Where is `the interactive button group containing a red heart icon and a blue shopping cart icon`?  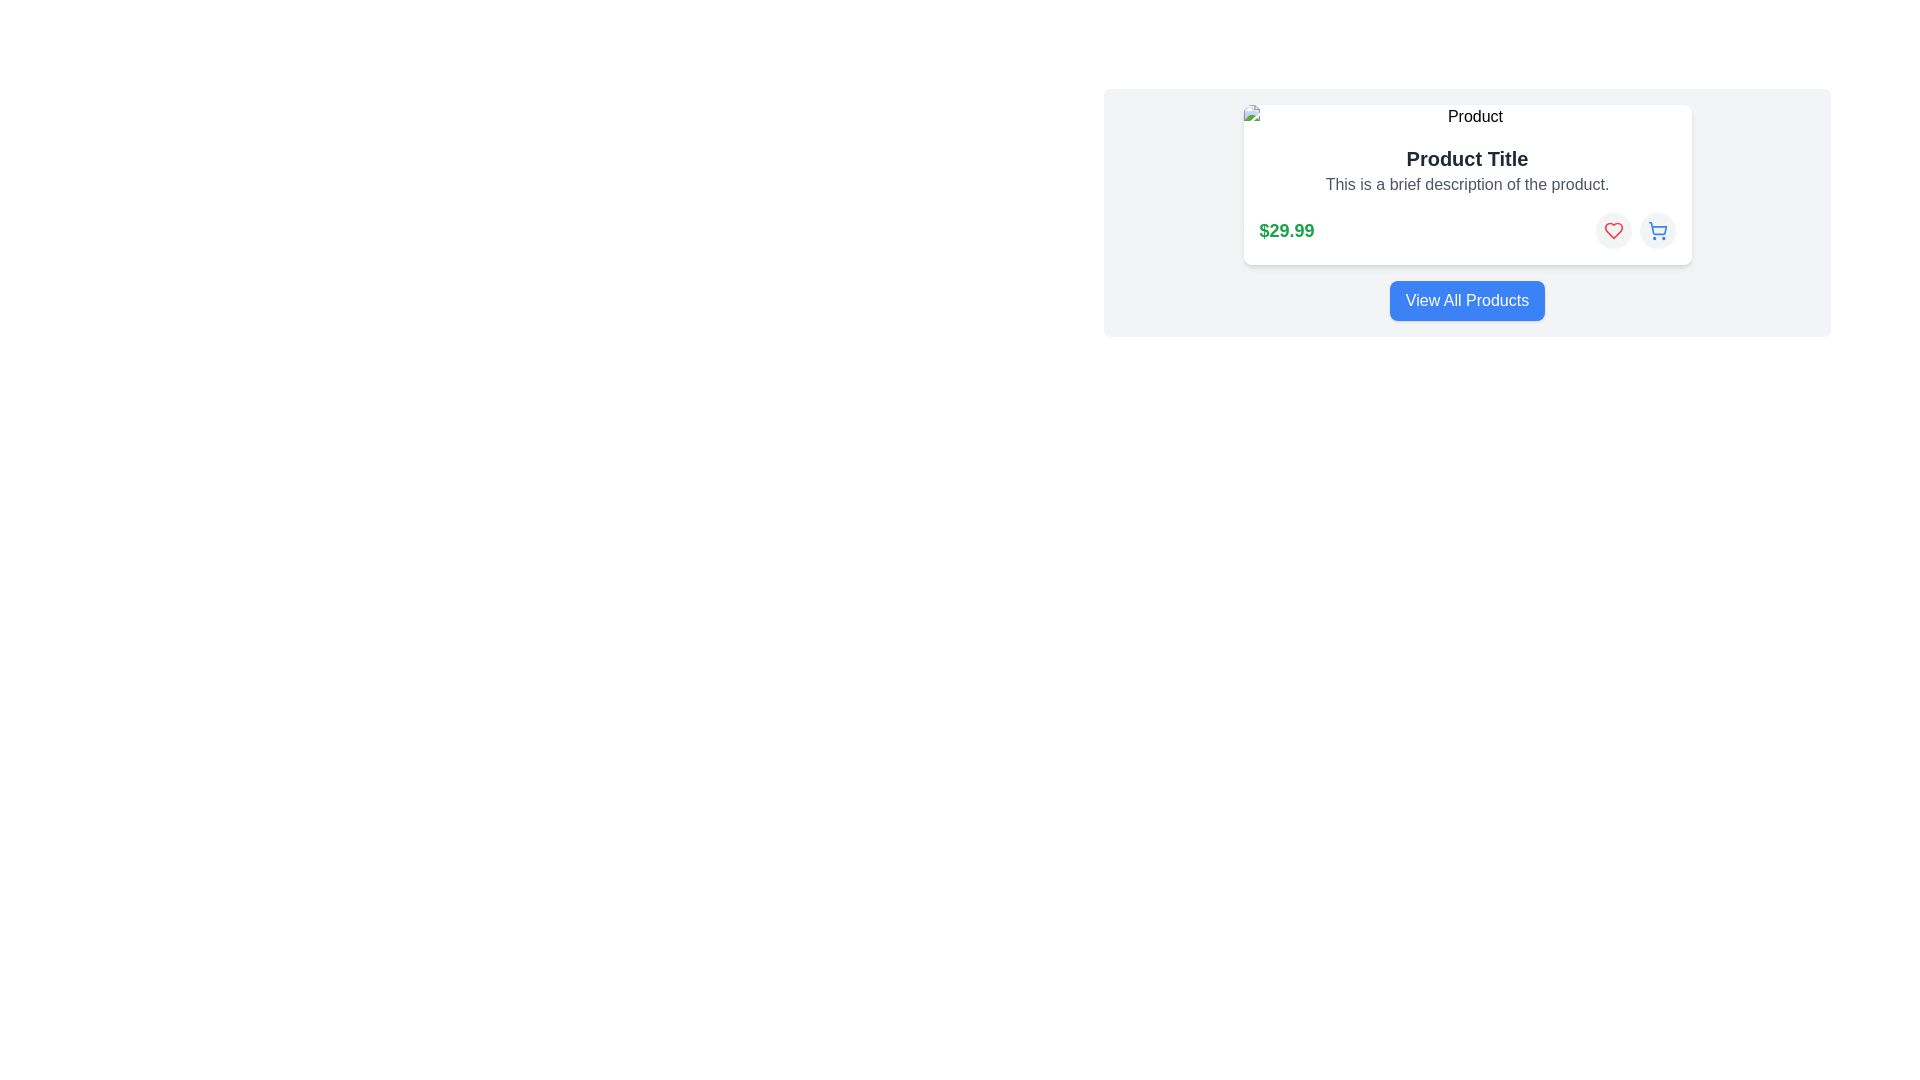 the interactive button group containing a red heart icon and a blue shopping cart icon is located at coordinates (1635, 230).